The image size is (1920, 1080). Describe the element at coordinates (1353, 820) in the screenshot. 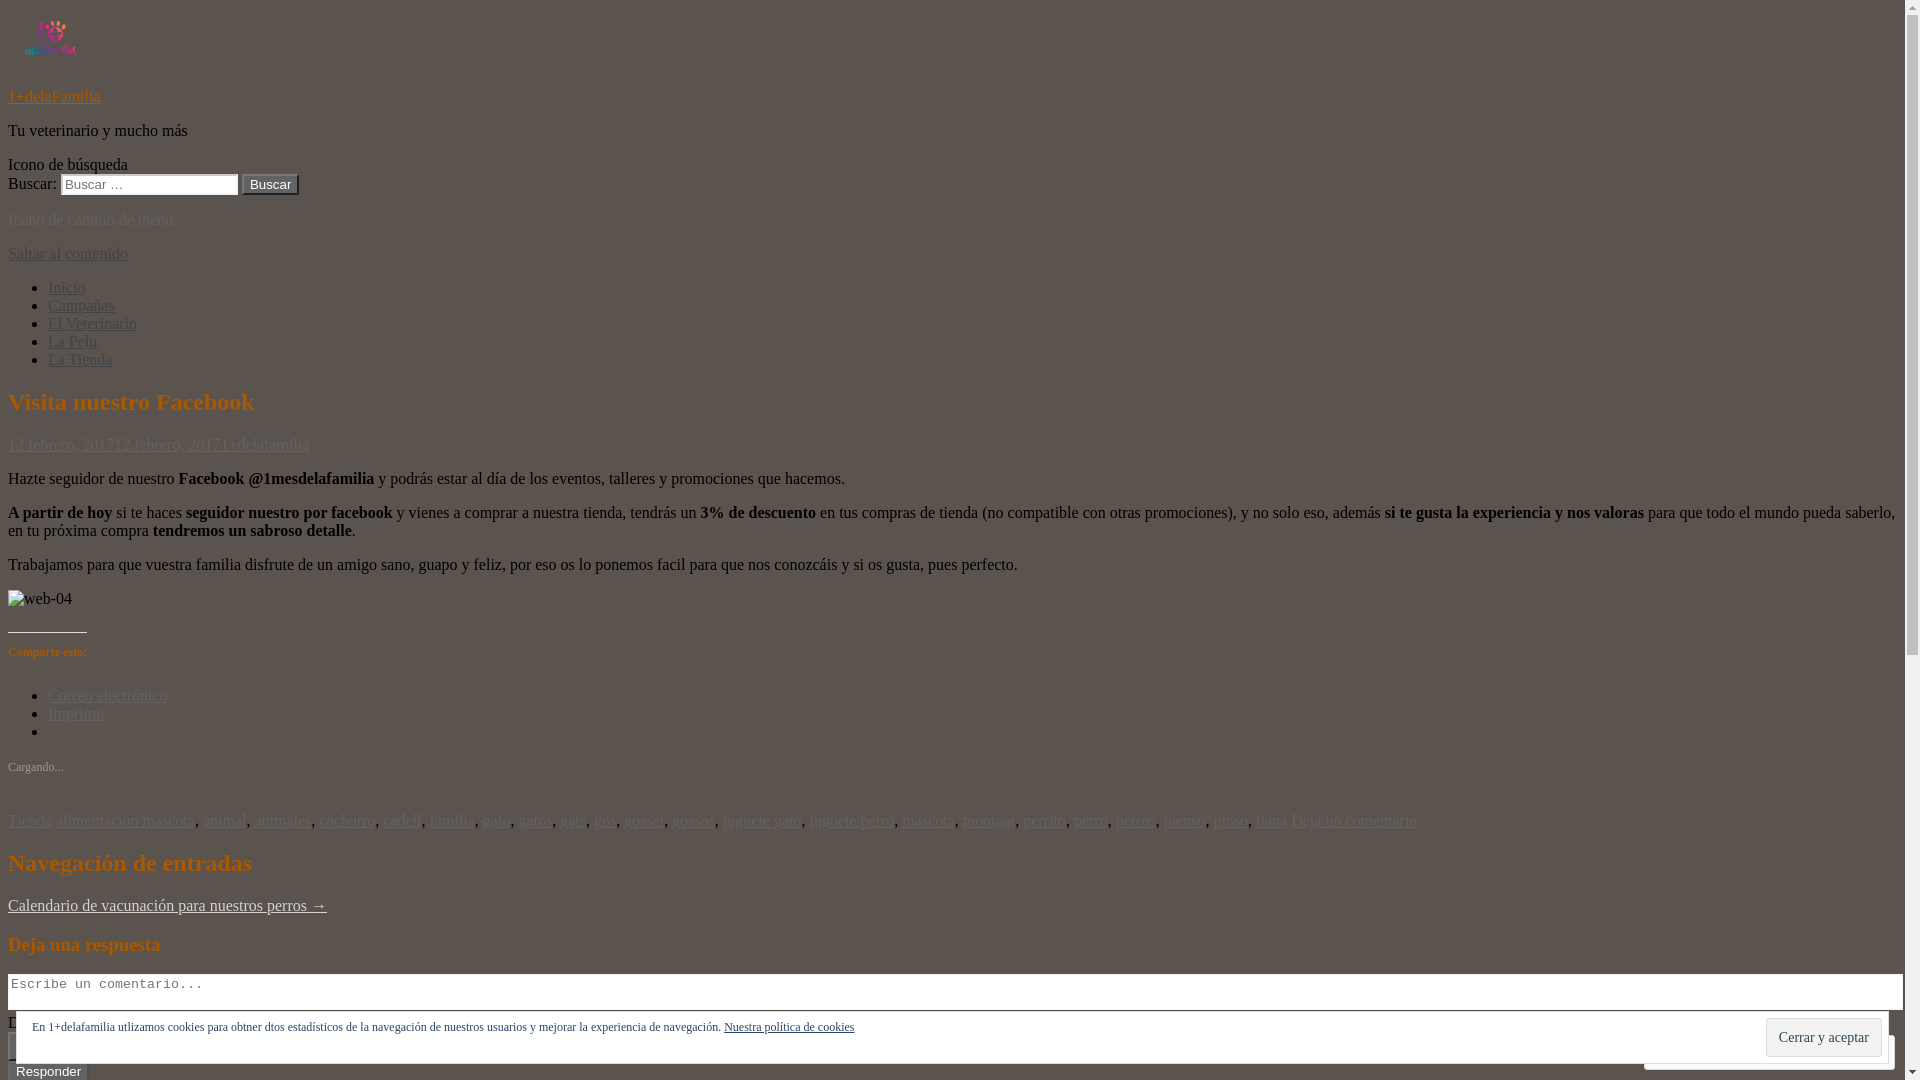

I see `'Deja un comentario'` at that location.